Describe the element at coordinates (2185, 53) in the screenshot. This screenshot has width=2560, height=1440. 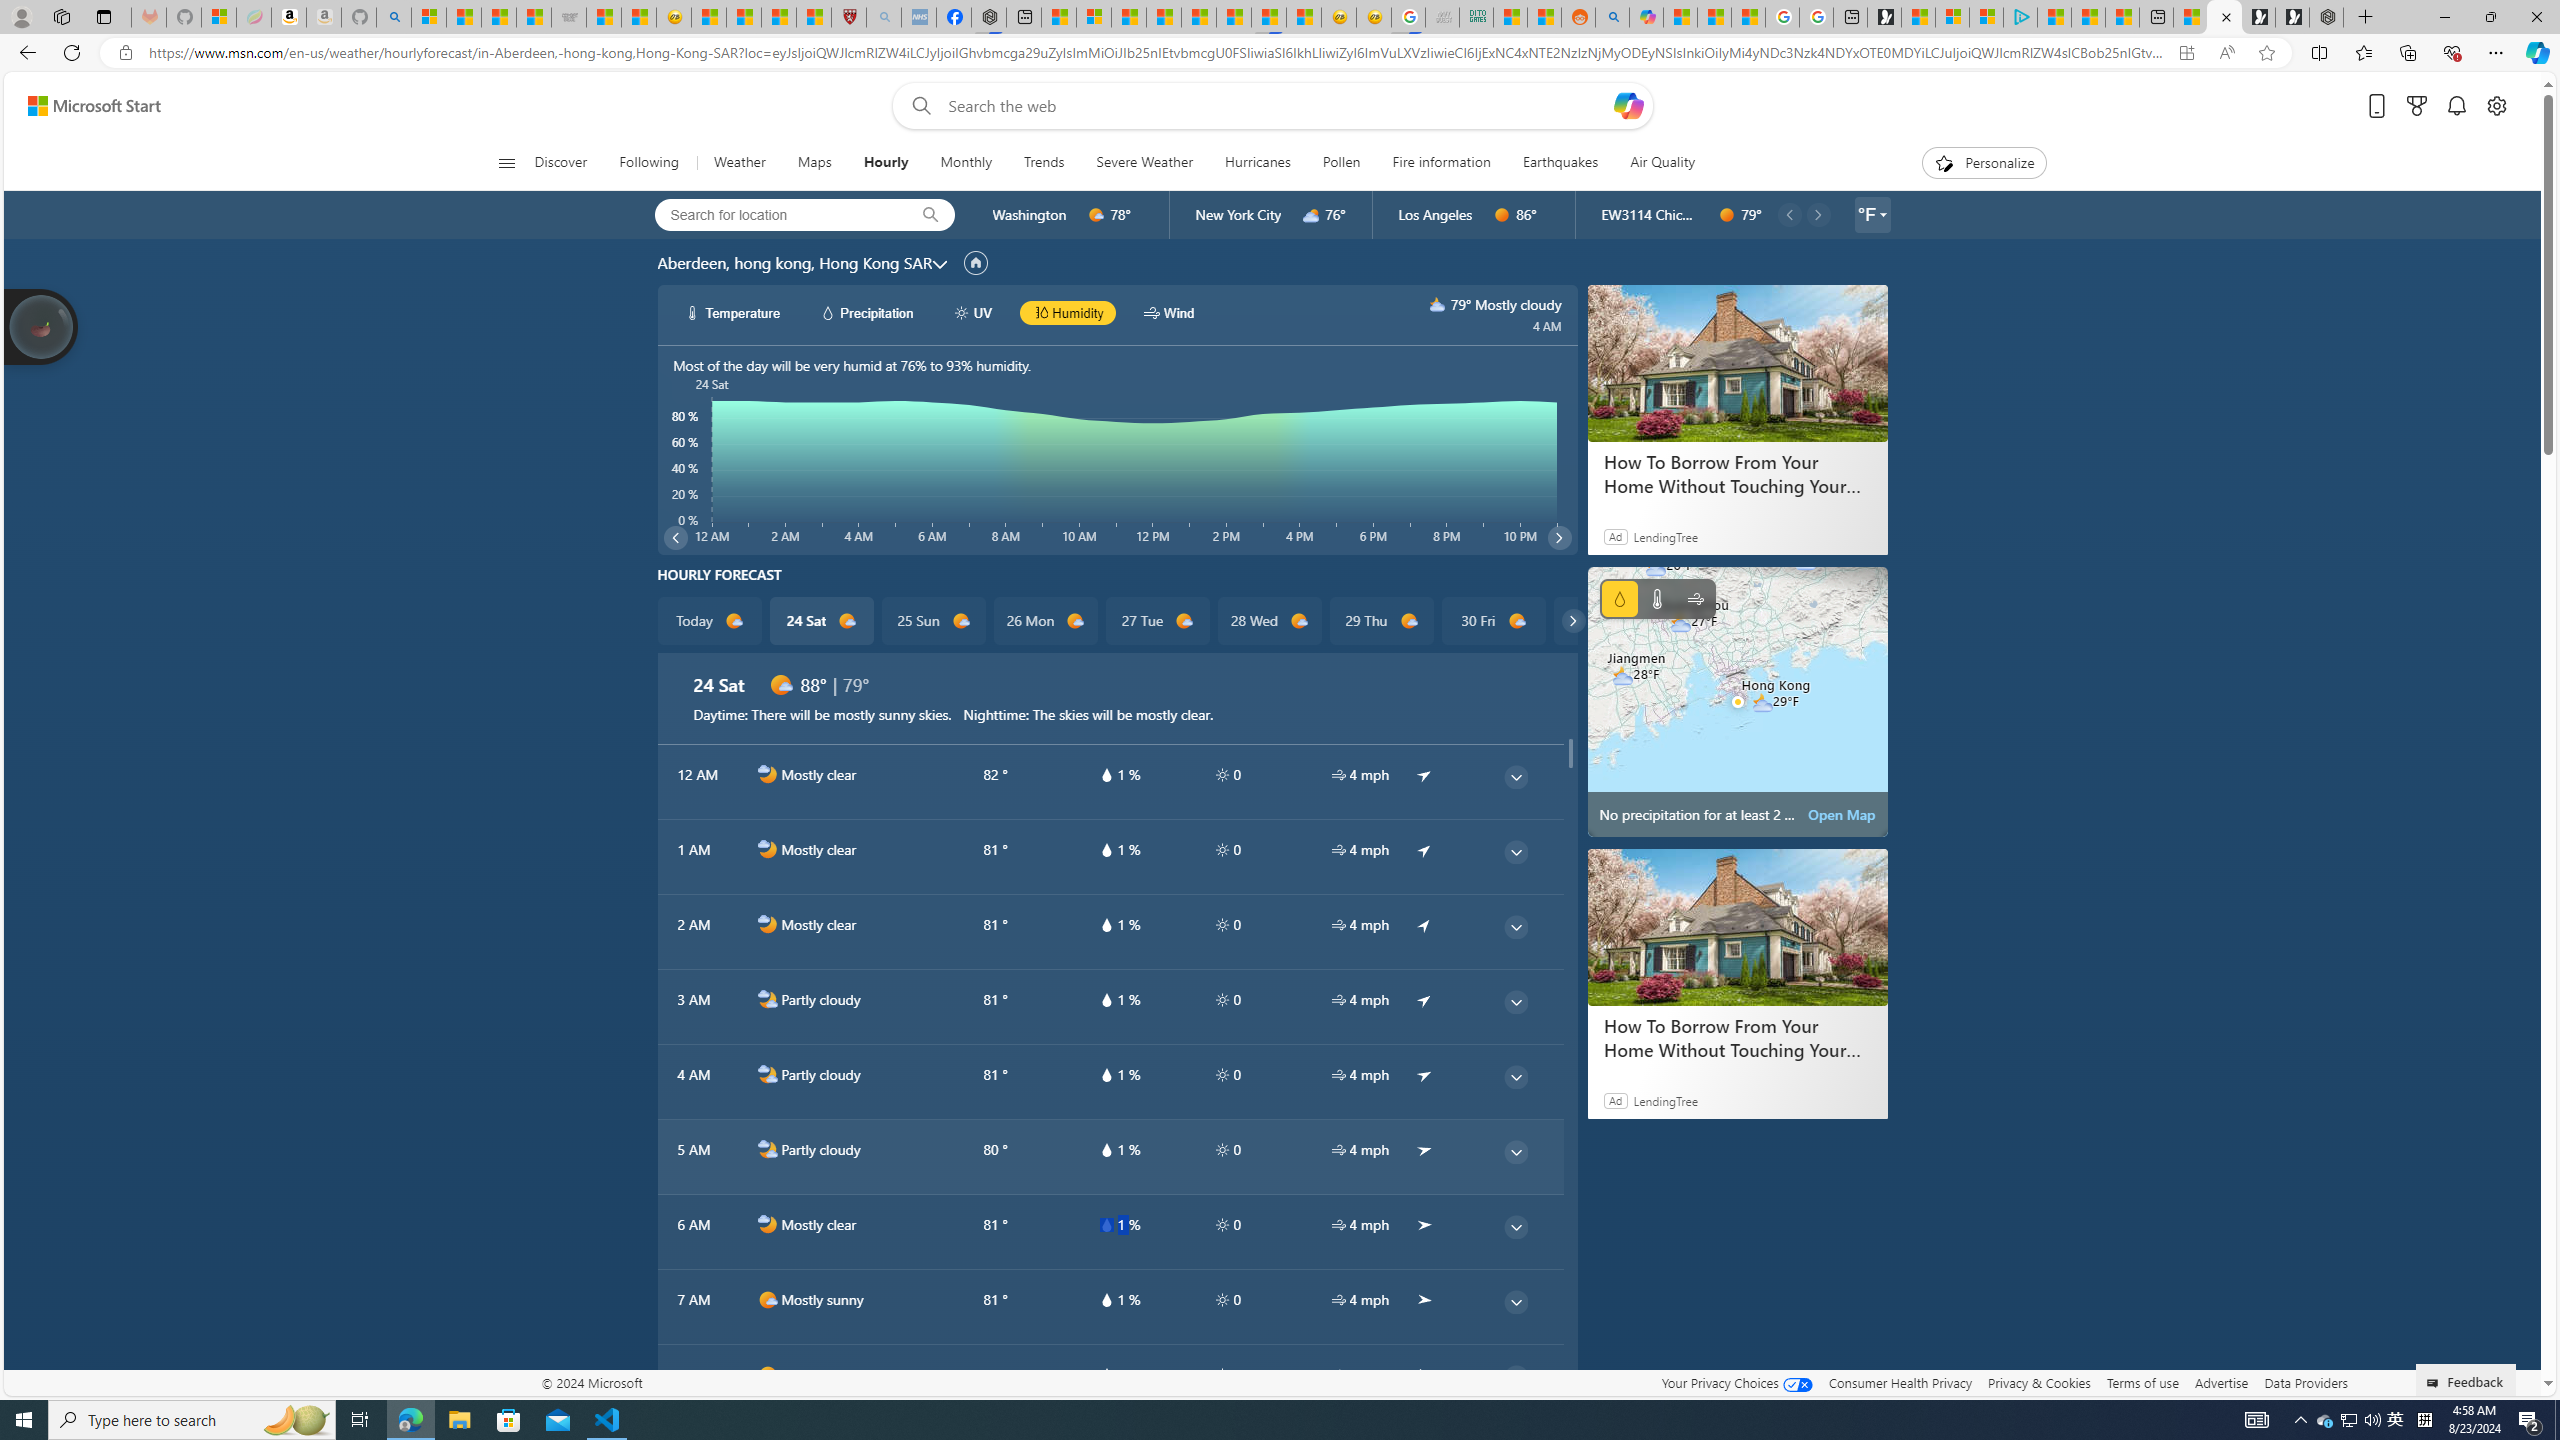
I see `'App available. Install Microsoft Start Weather'` at that location.